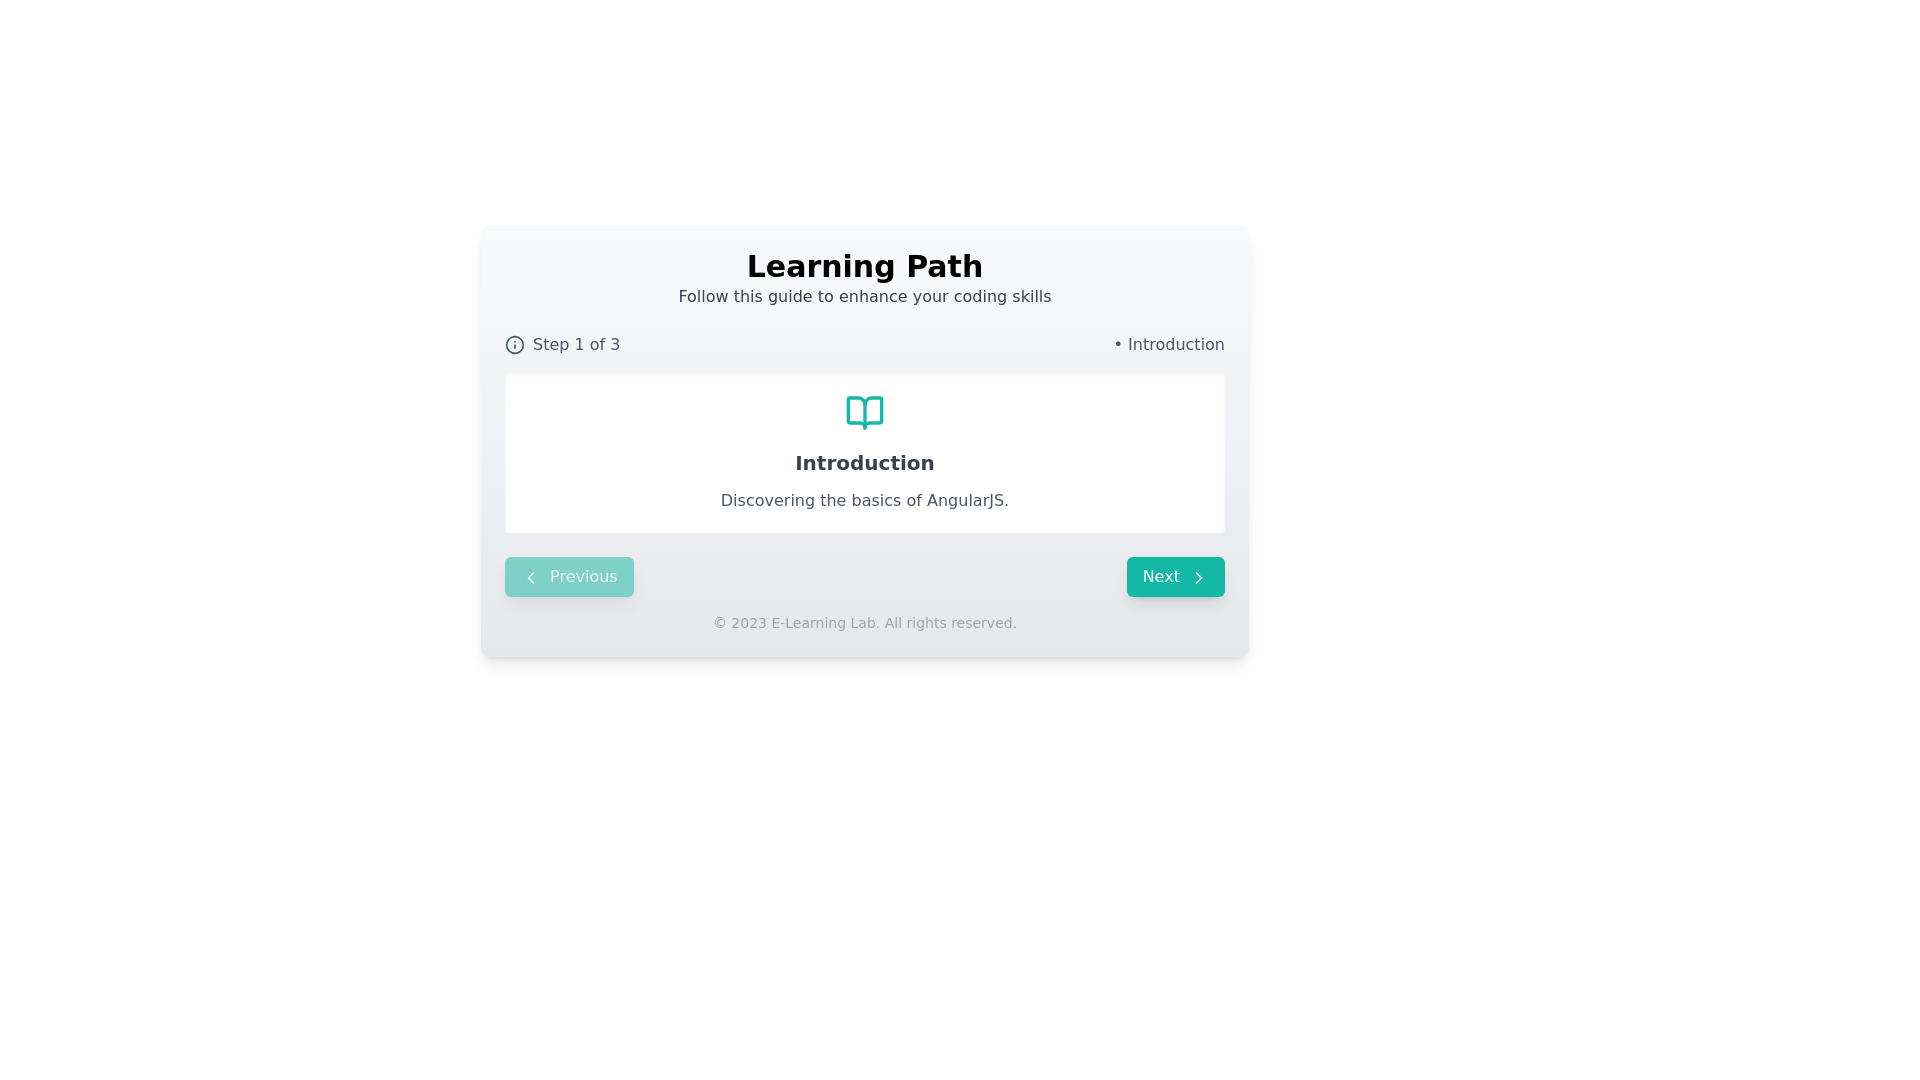  What do you see at coordinates (568, 577) in the screenshot?
I see `the 'Previous' button, which is a rectangular button with white text on a teal background, located at the bottom-left of a card interface` at bounding box center [568, 577].